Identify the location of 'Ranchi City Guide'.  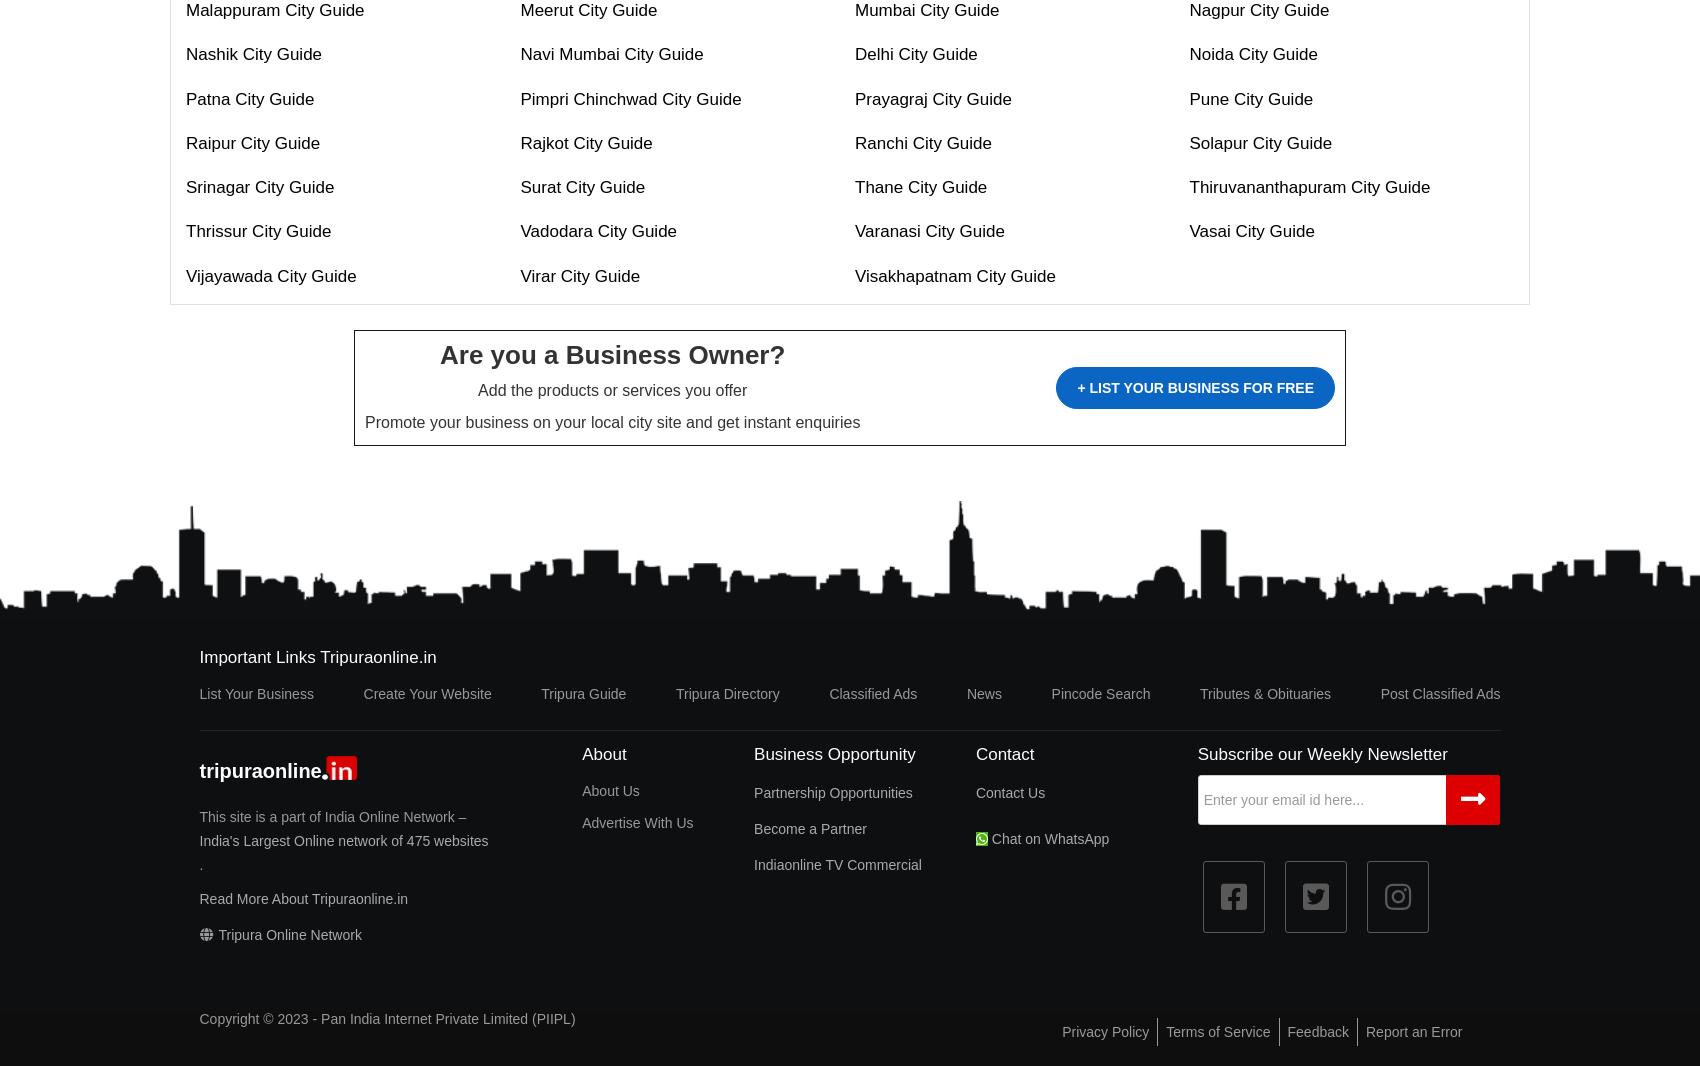
(923, 141).